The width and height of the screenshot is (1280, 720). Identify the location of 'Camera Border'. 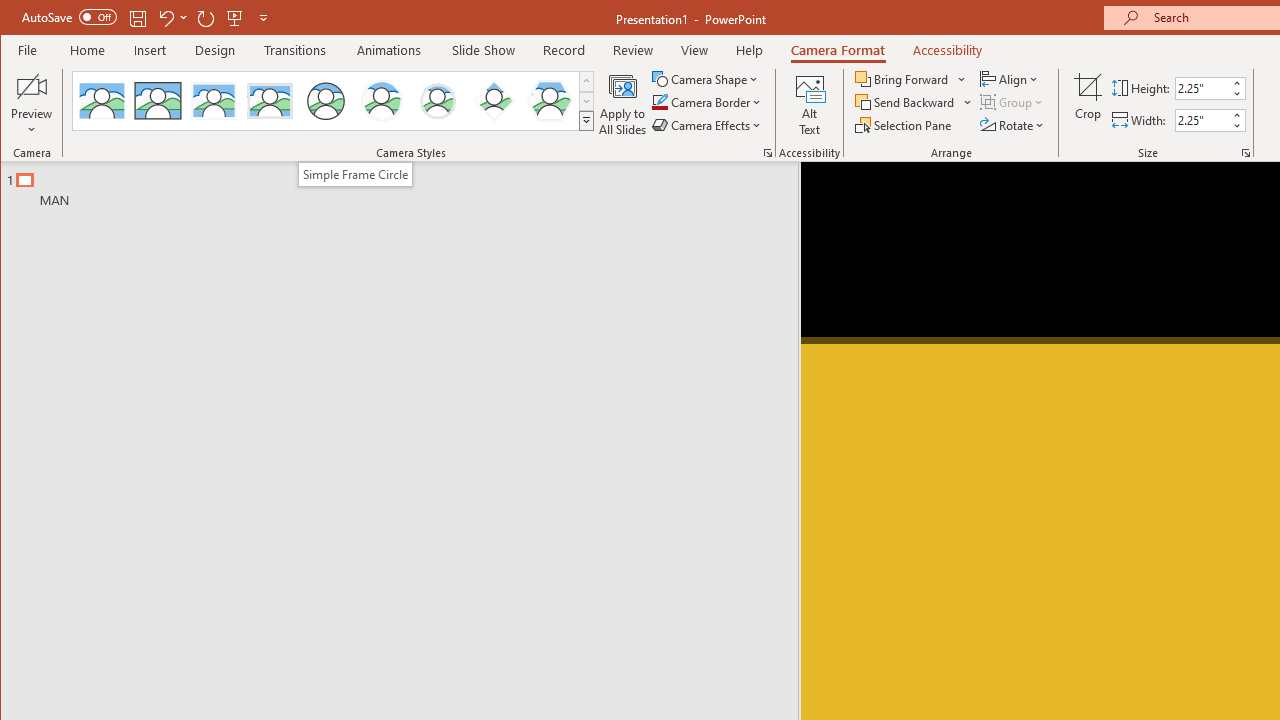
(707, 102).